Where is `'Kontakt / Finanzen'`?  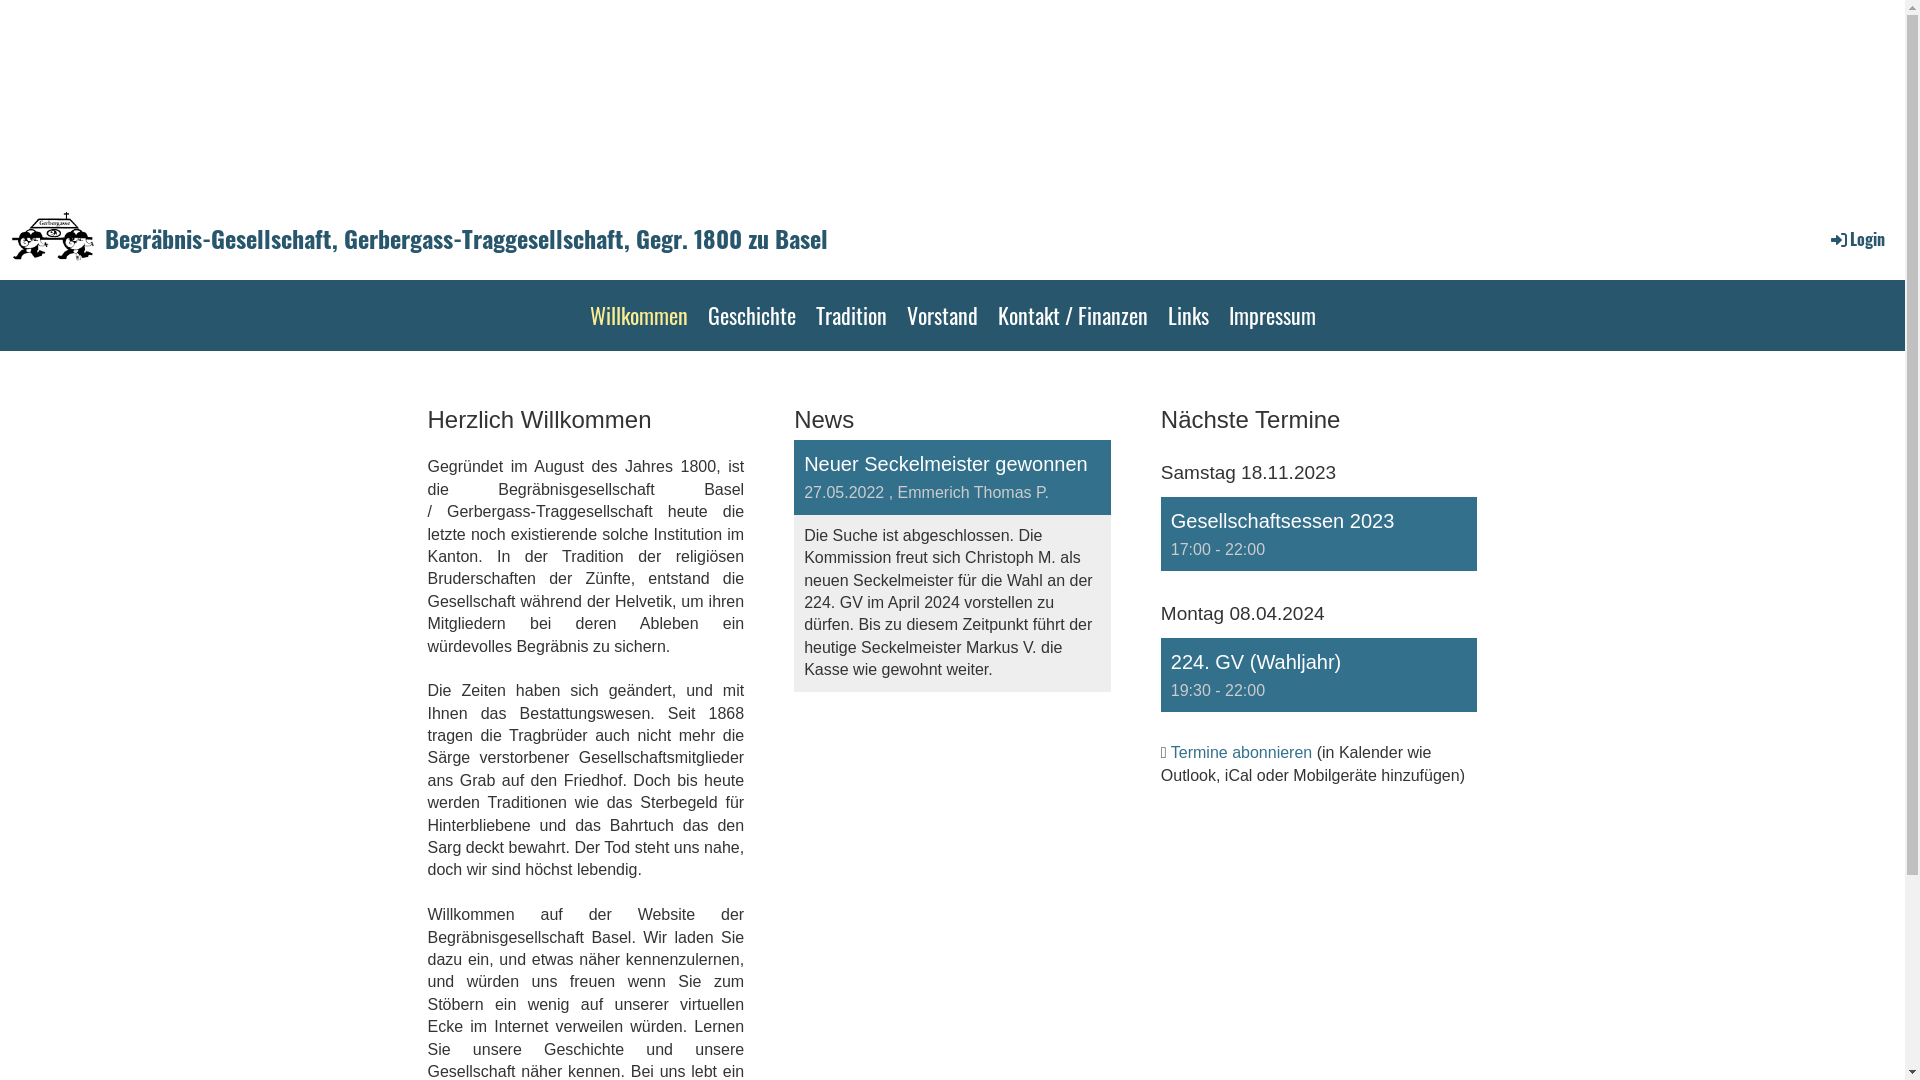 'Kontakt / Finanzen' is located at coordinates (1072, 315).